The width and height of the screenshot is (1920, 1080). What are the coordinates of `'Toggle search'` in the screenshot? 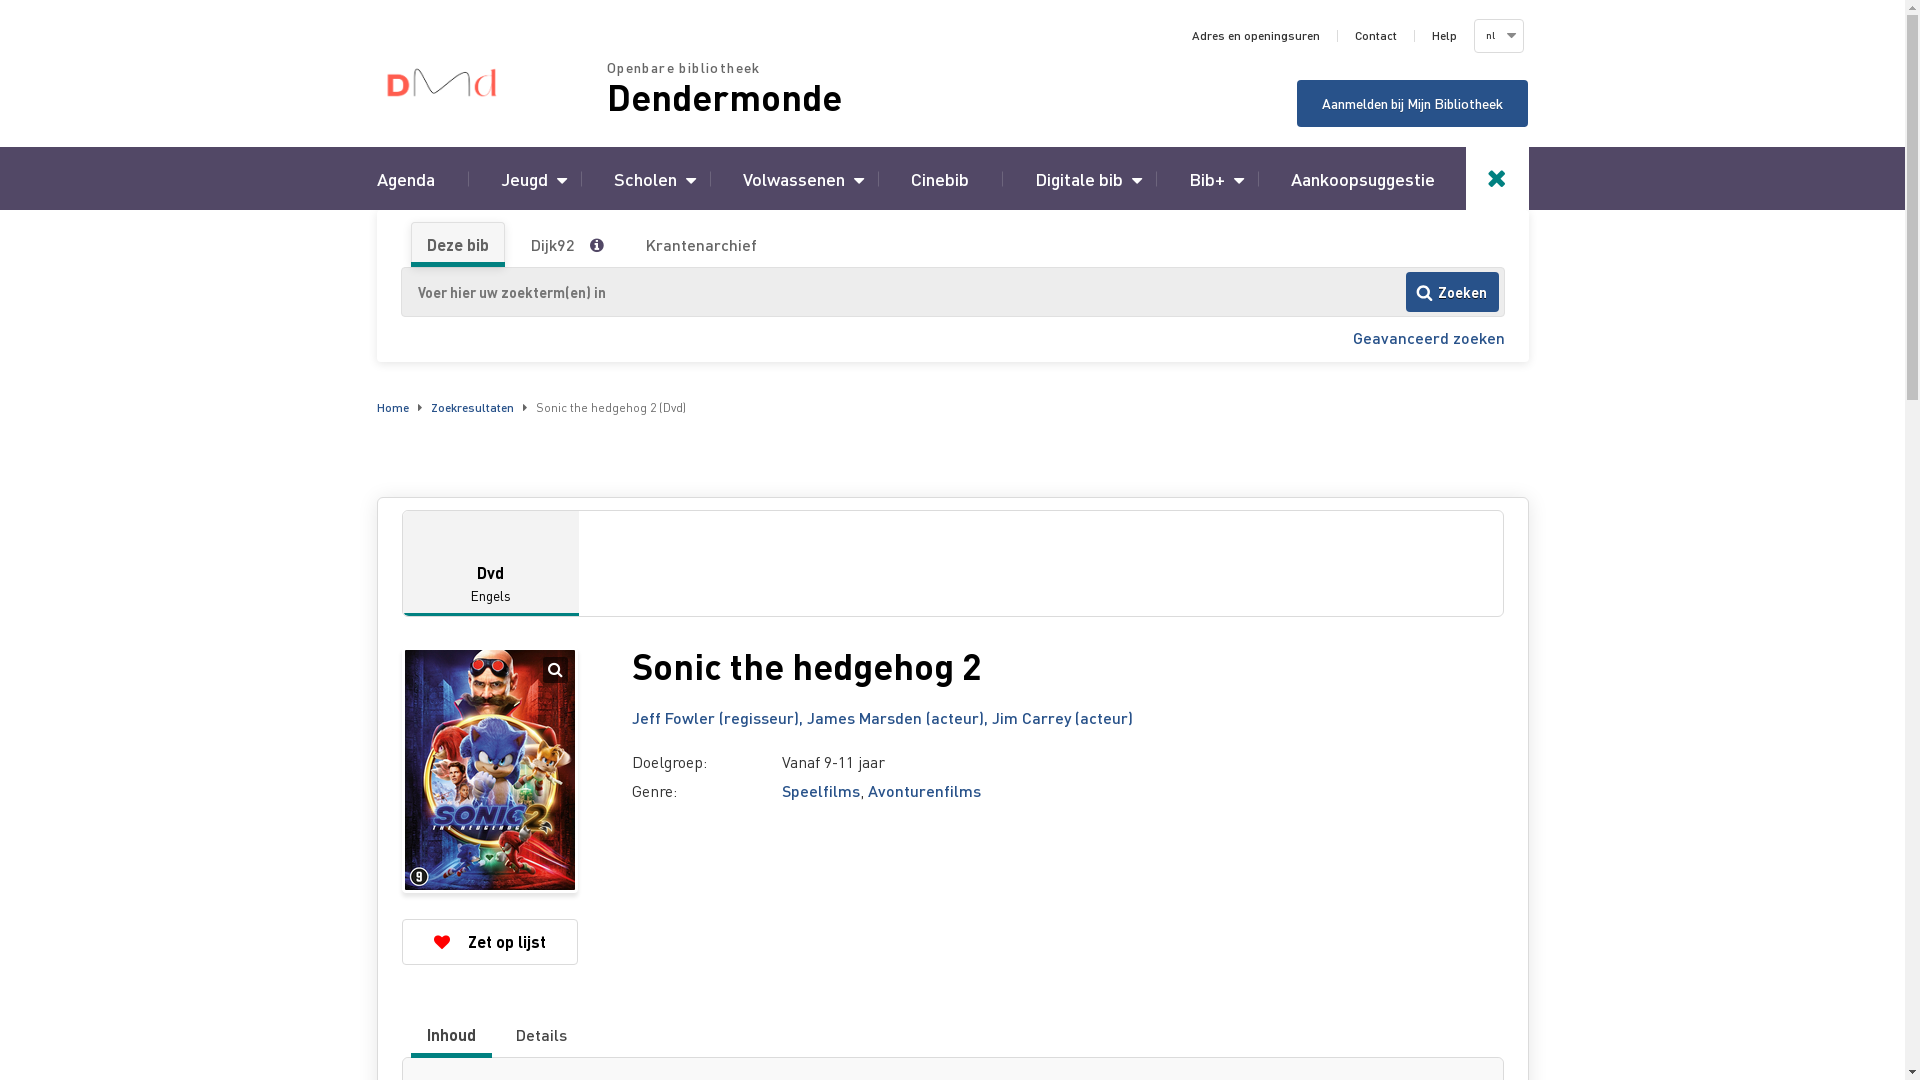 It's located at (1497, 177).